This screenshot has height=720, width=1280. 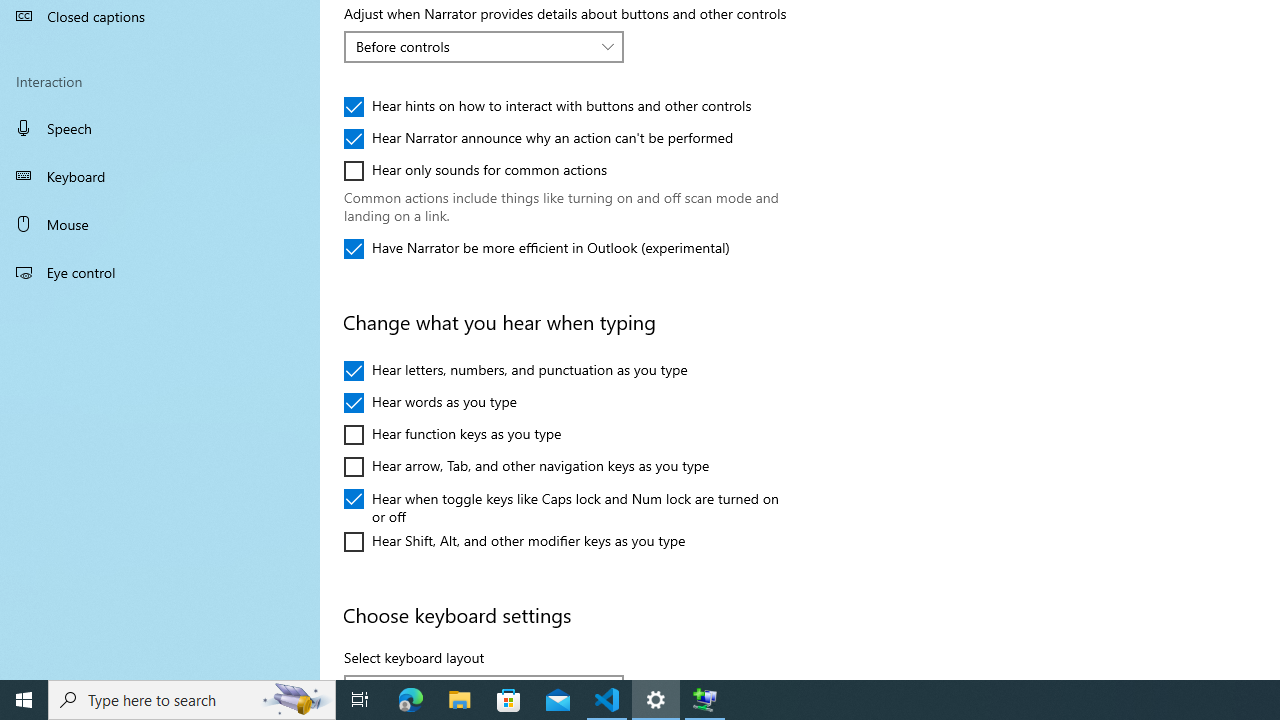 What do you see at coordinates (294, 698) in the screenshot?
I see `'Search highlights icon opens search home window'` at bounding box center [294, 698].